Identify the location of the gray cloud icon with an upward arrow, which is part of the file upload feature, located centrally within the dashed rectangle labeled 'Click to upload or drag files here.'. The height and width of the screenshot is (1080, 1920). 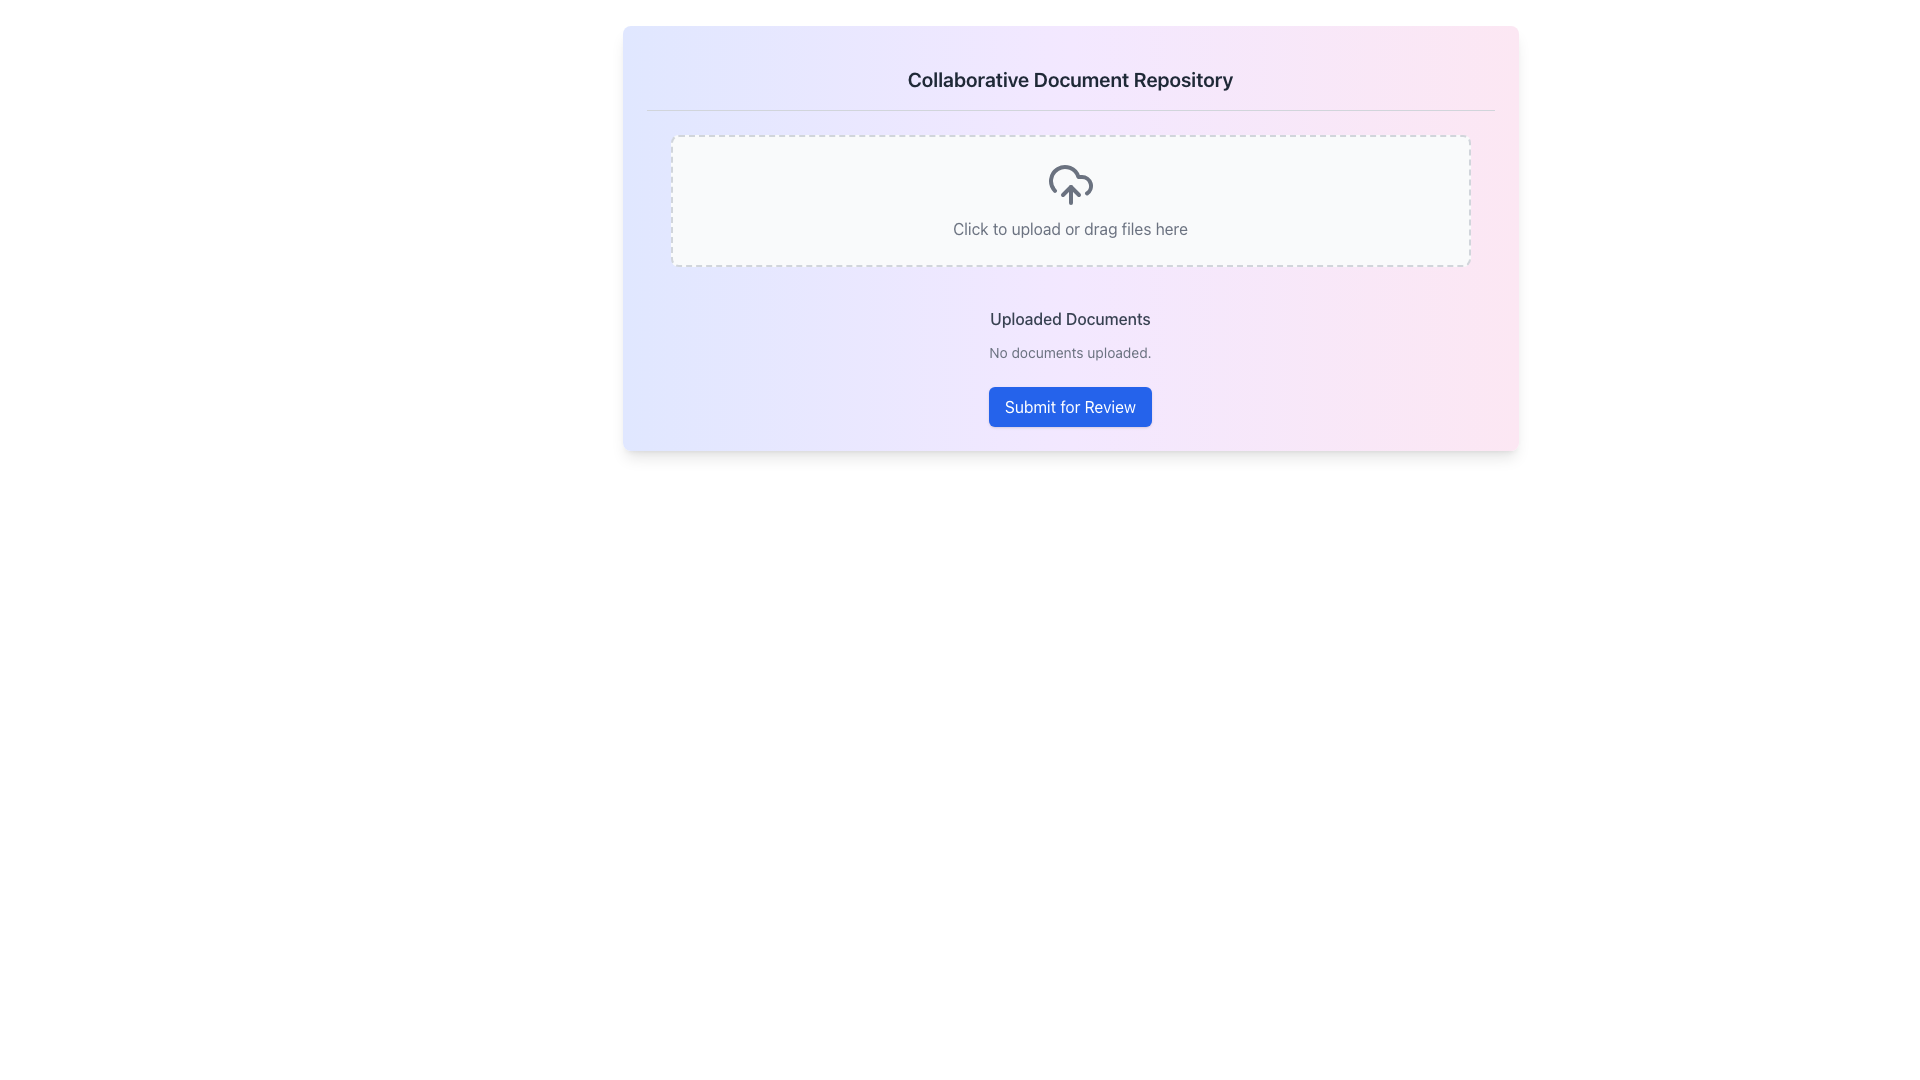
(1069, 185).